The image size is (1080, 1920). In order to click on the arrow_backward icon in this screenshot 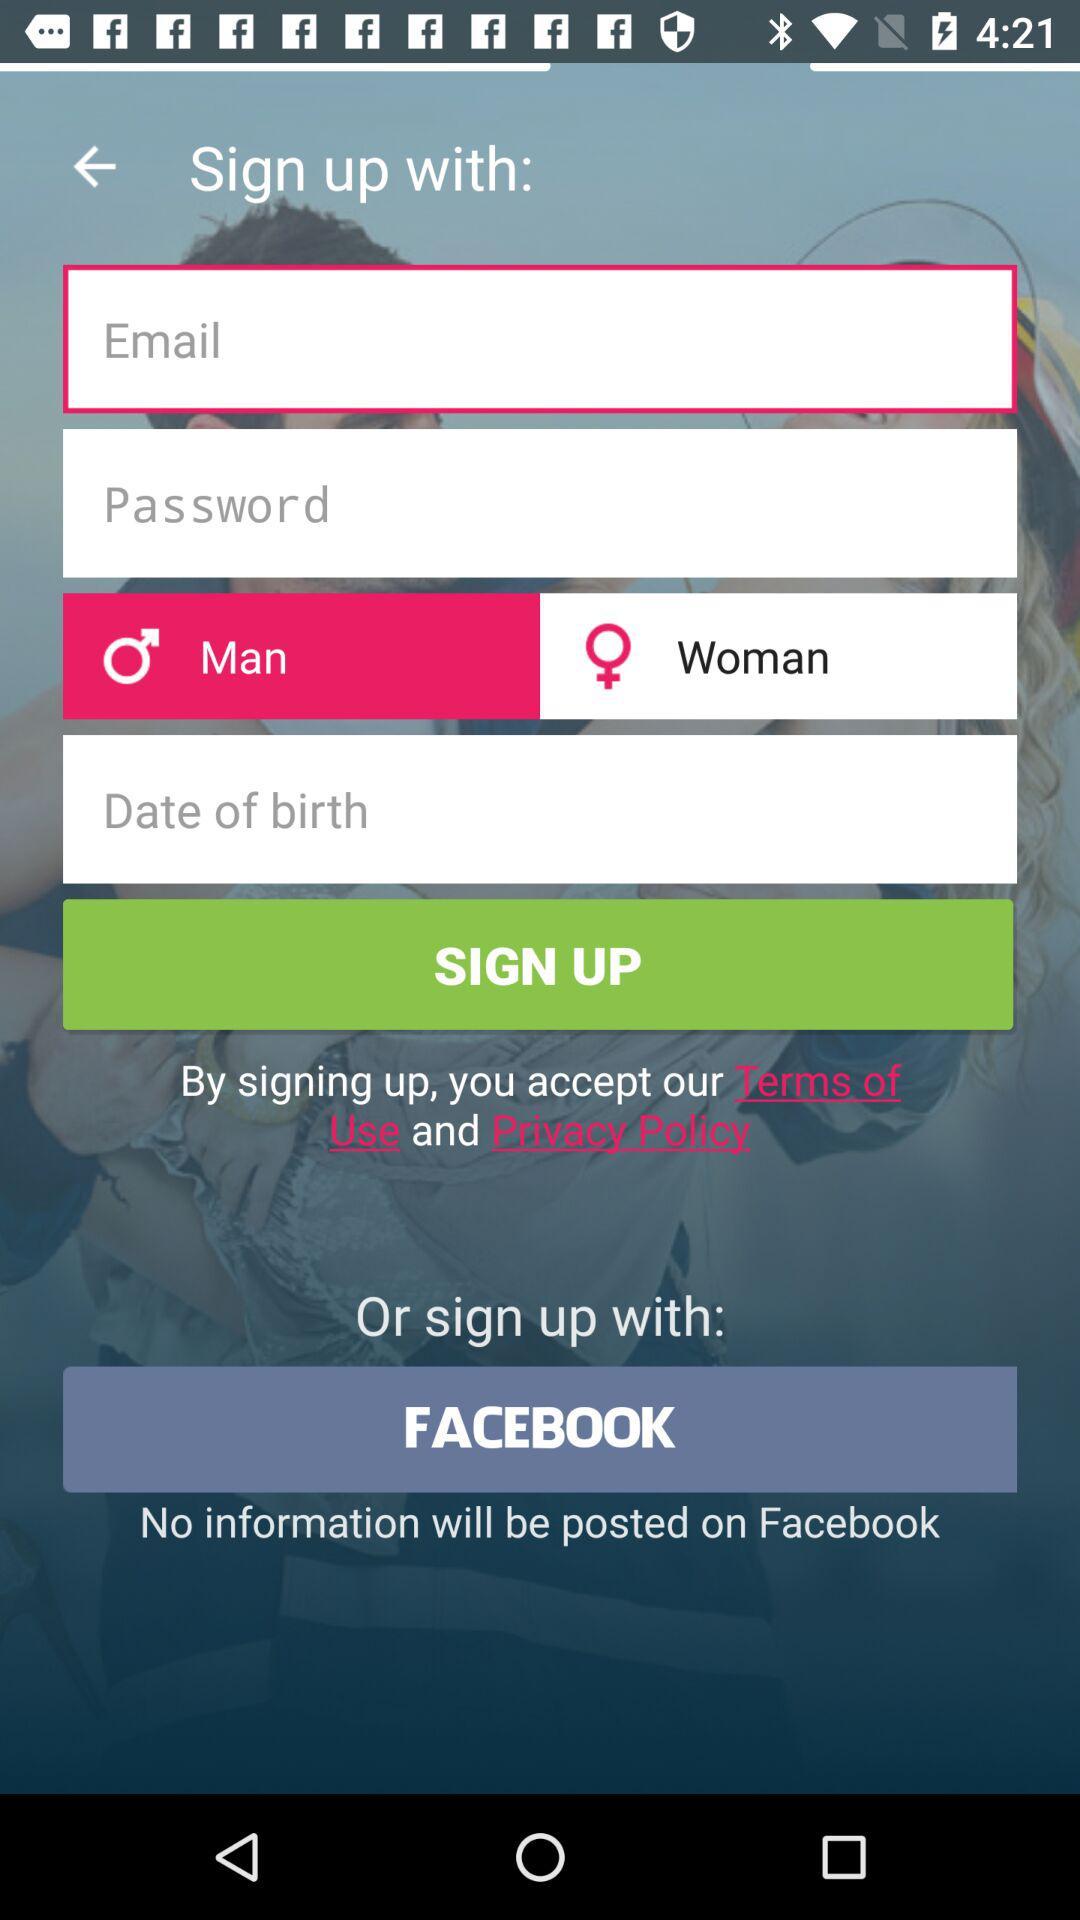, I will do `click(94, 166)`.